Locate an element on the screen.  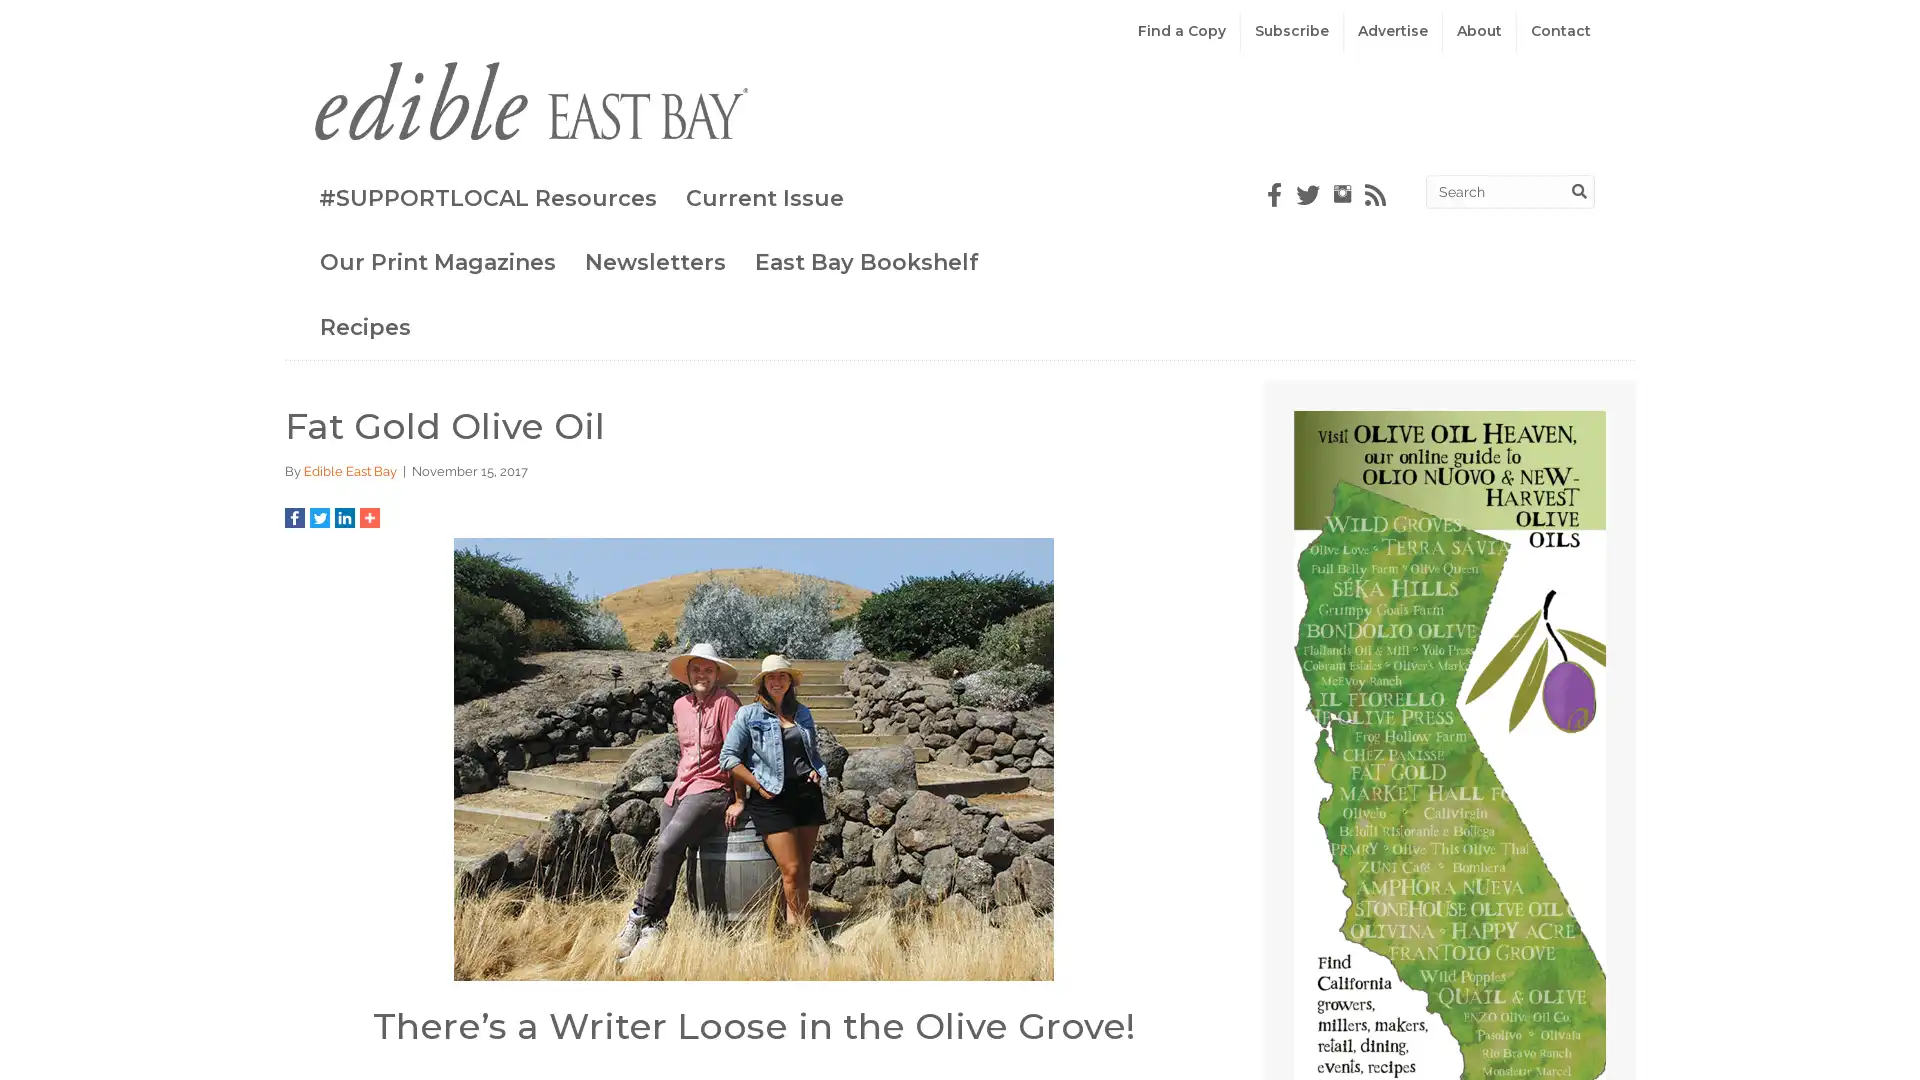
Share to Twitter is located at coordinates (311, 515).